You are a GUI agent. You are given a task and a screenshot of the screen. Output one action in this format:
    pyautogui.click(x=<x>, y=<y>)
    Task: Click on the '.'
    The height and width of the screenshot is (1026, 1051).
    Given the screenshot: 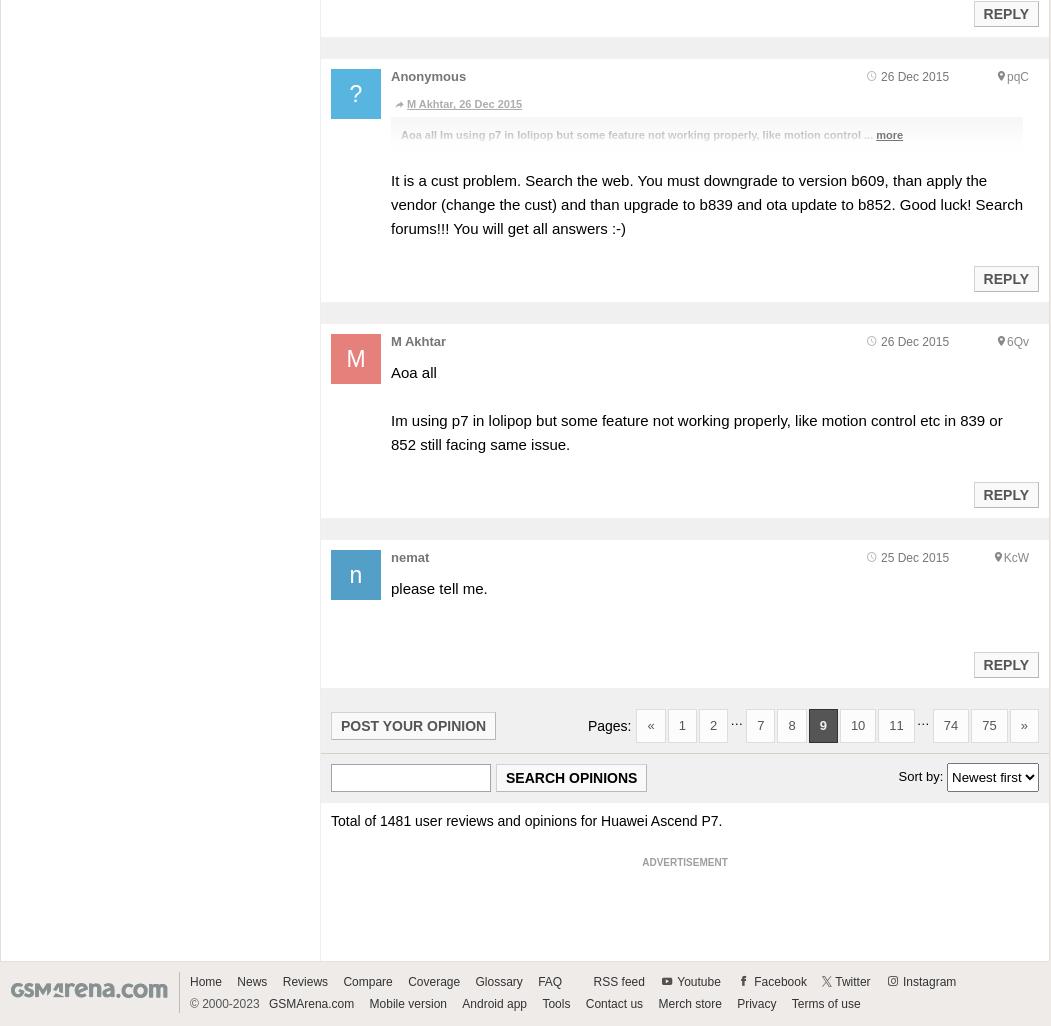 What is the action you would take?
    pyautogui.click(x=717, y=821)
    